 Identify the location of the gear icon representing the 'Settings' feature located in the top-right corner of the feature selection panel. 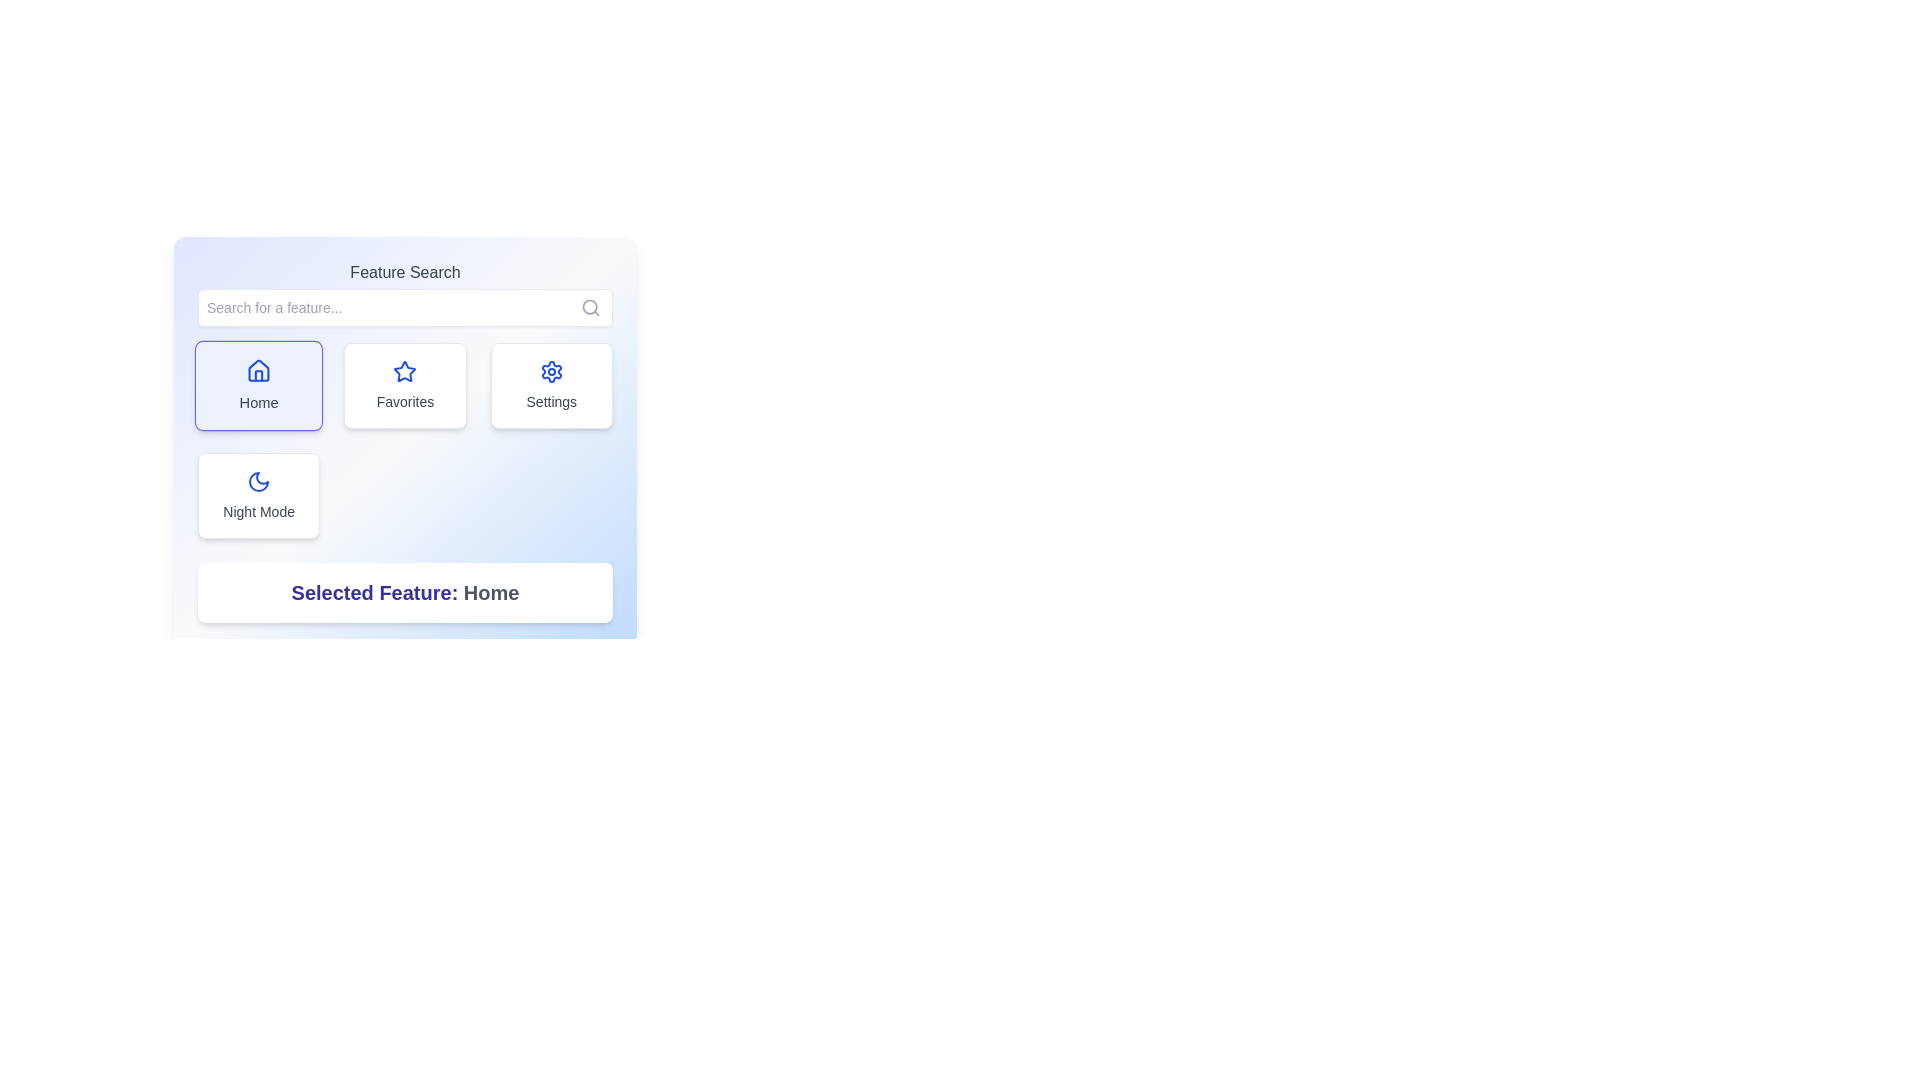
(551, 371).